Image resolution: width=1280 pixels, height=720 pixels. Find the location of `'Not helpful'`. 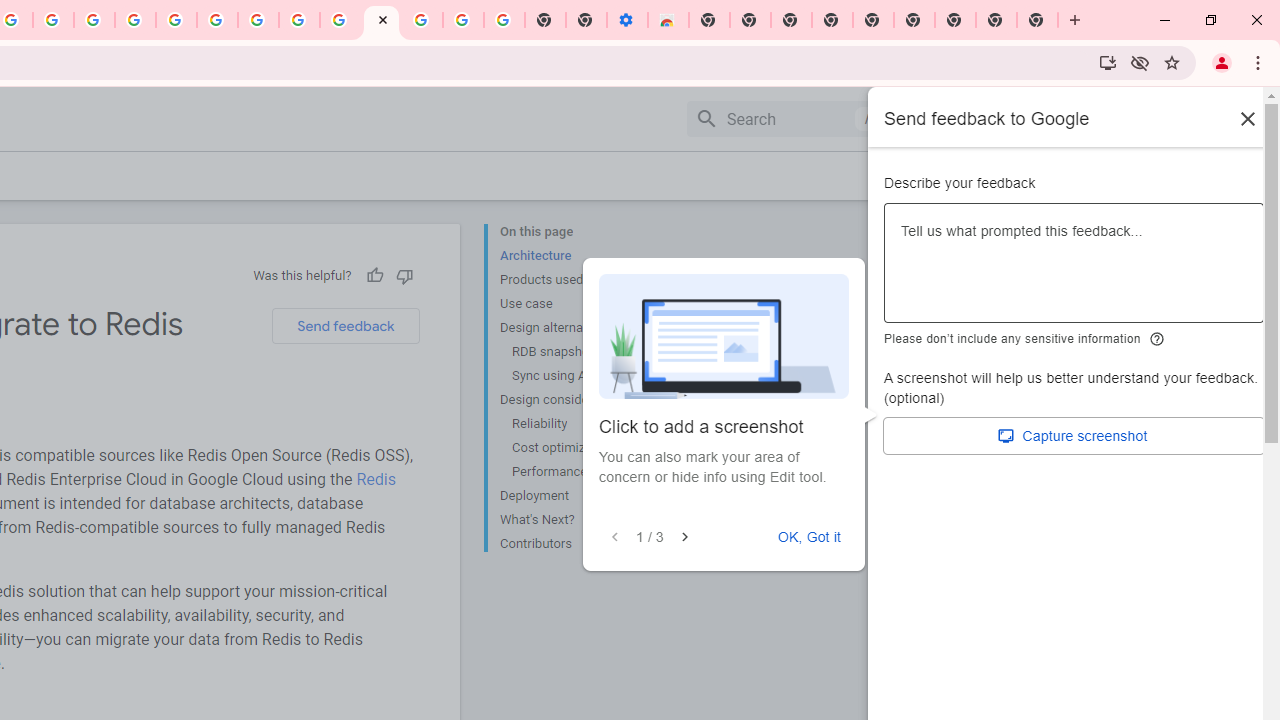

'Not helpful' is located at coordinates (403, 275).